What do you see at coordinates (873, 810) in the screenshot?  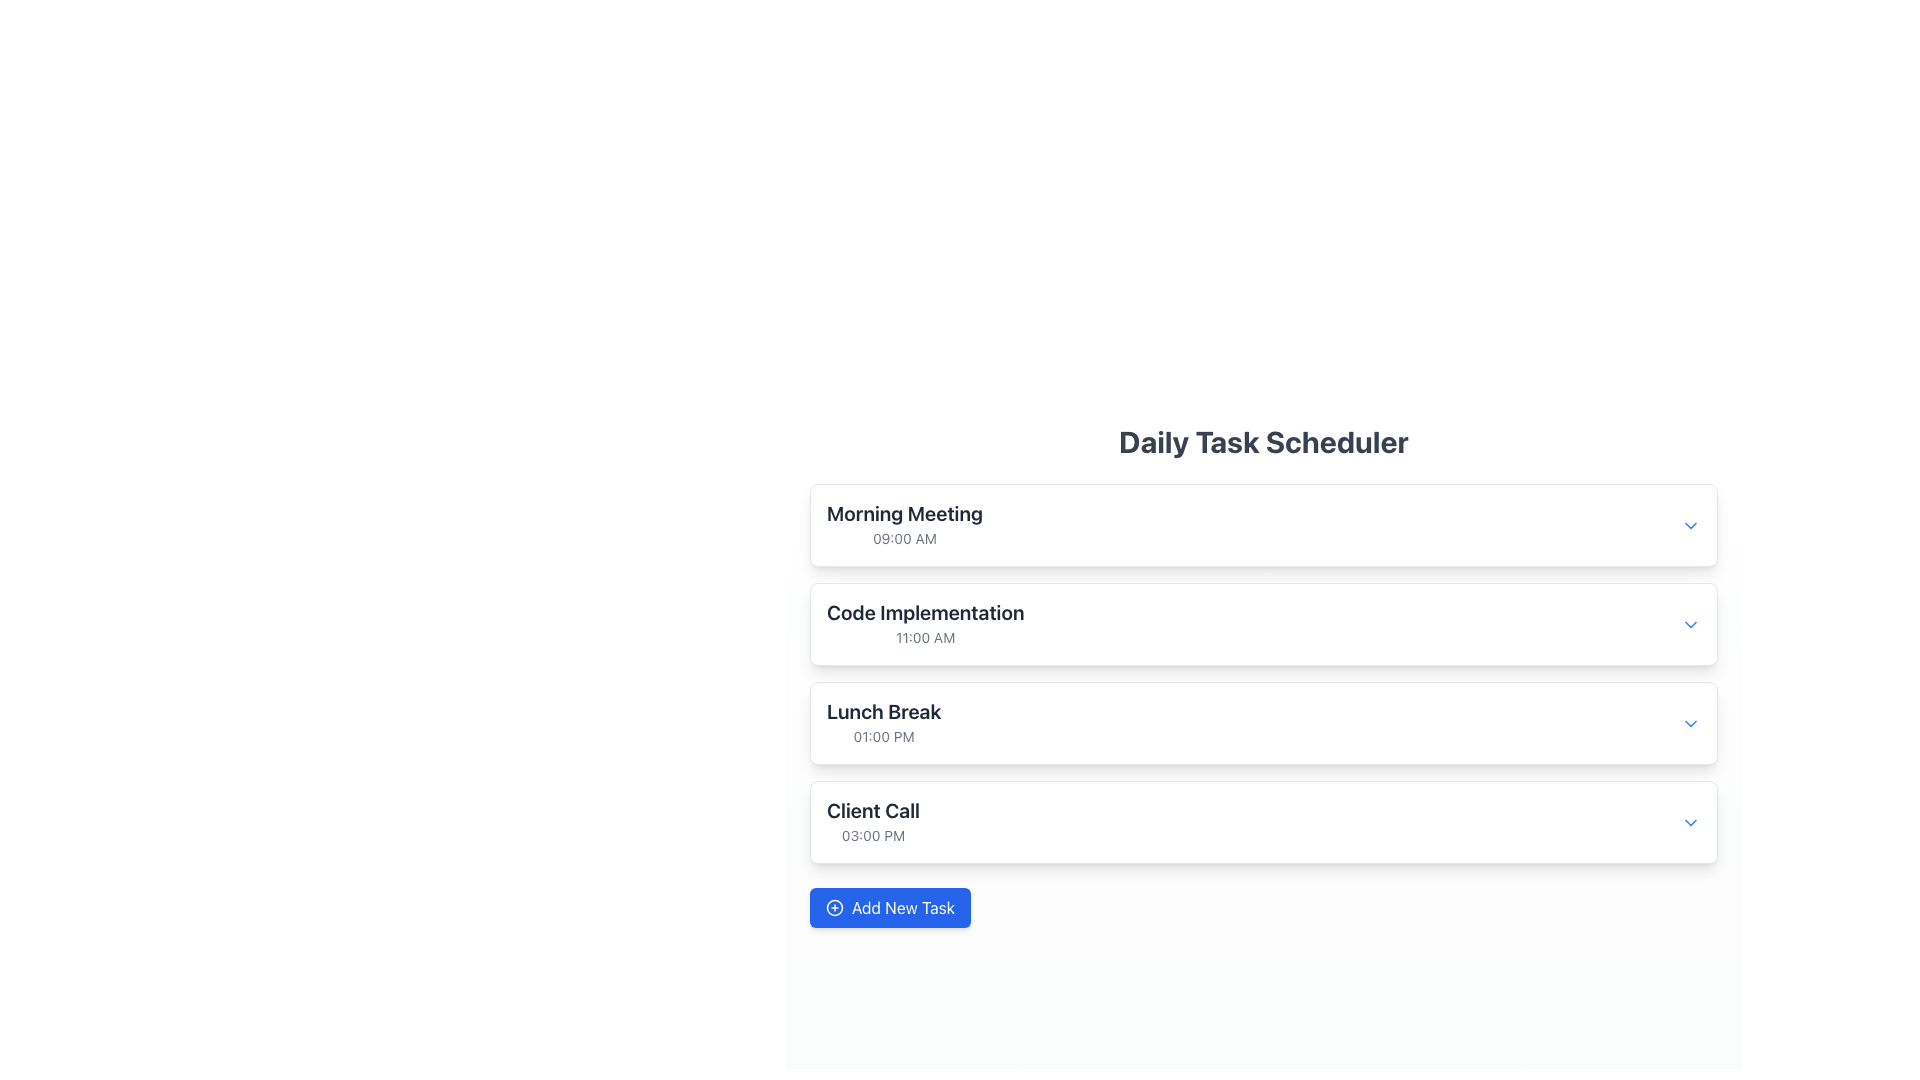 I see `the Text Label that serves as the title for the 'Client Call' task entry, which is located at the fourth position in the visible task schedule list` at bounding box center [873, 810].